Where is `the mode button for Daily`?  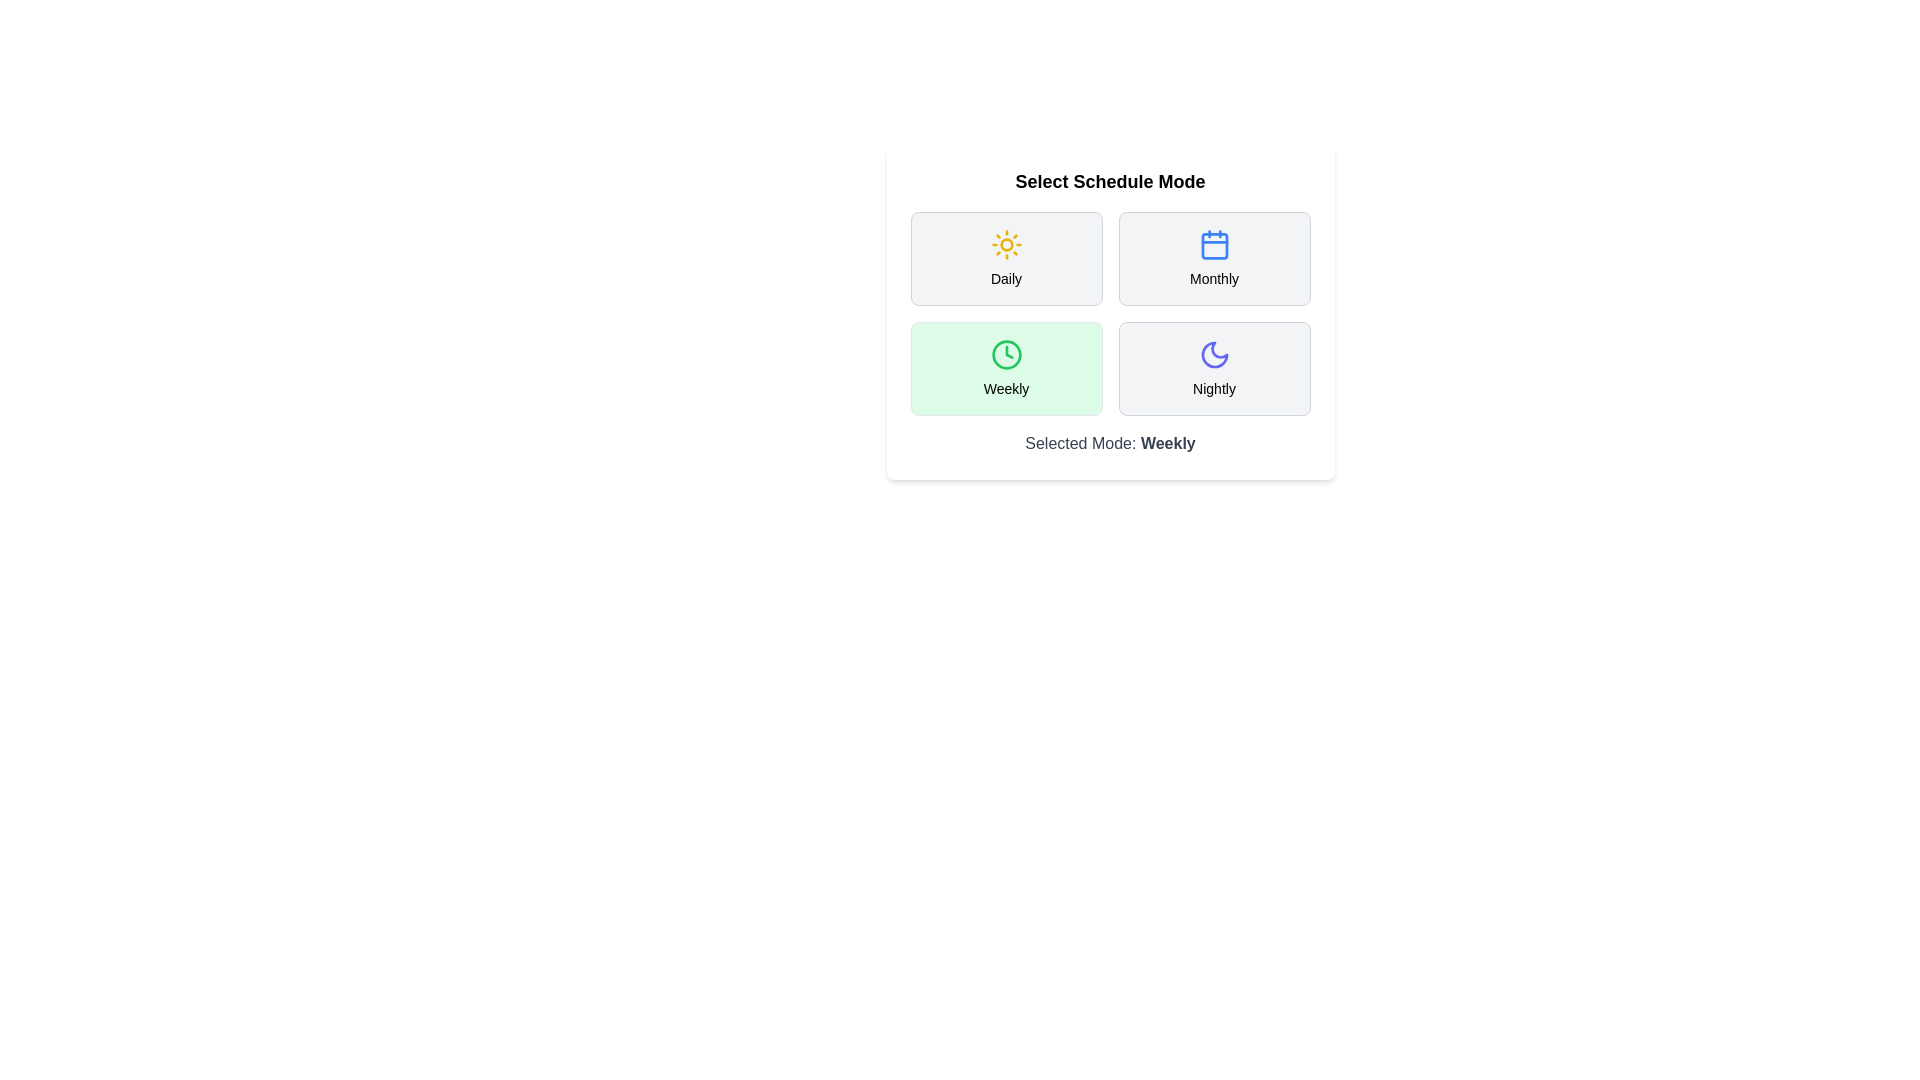
the mode button for Daily is located at coordinates (1006, 257).